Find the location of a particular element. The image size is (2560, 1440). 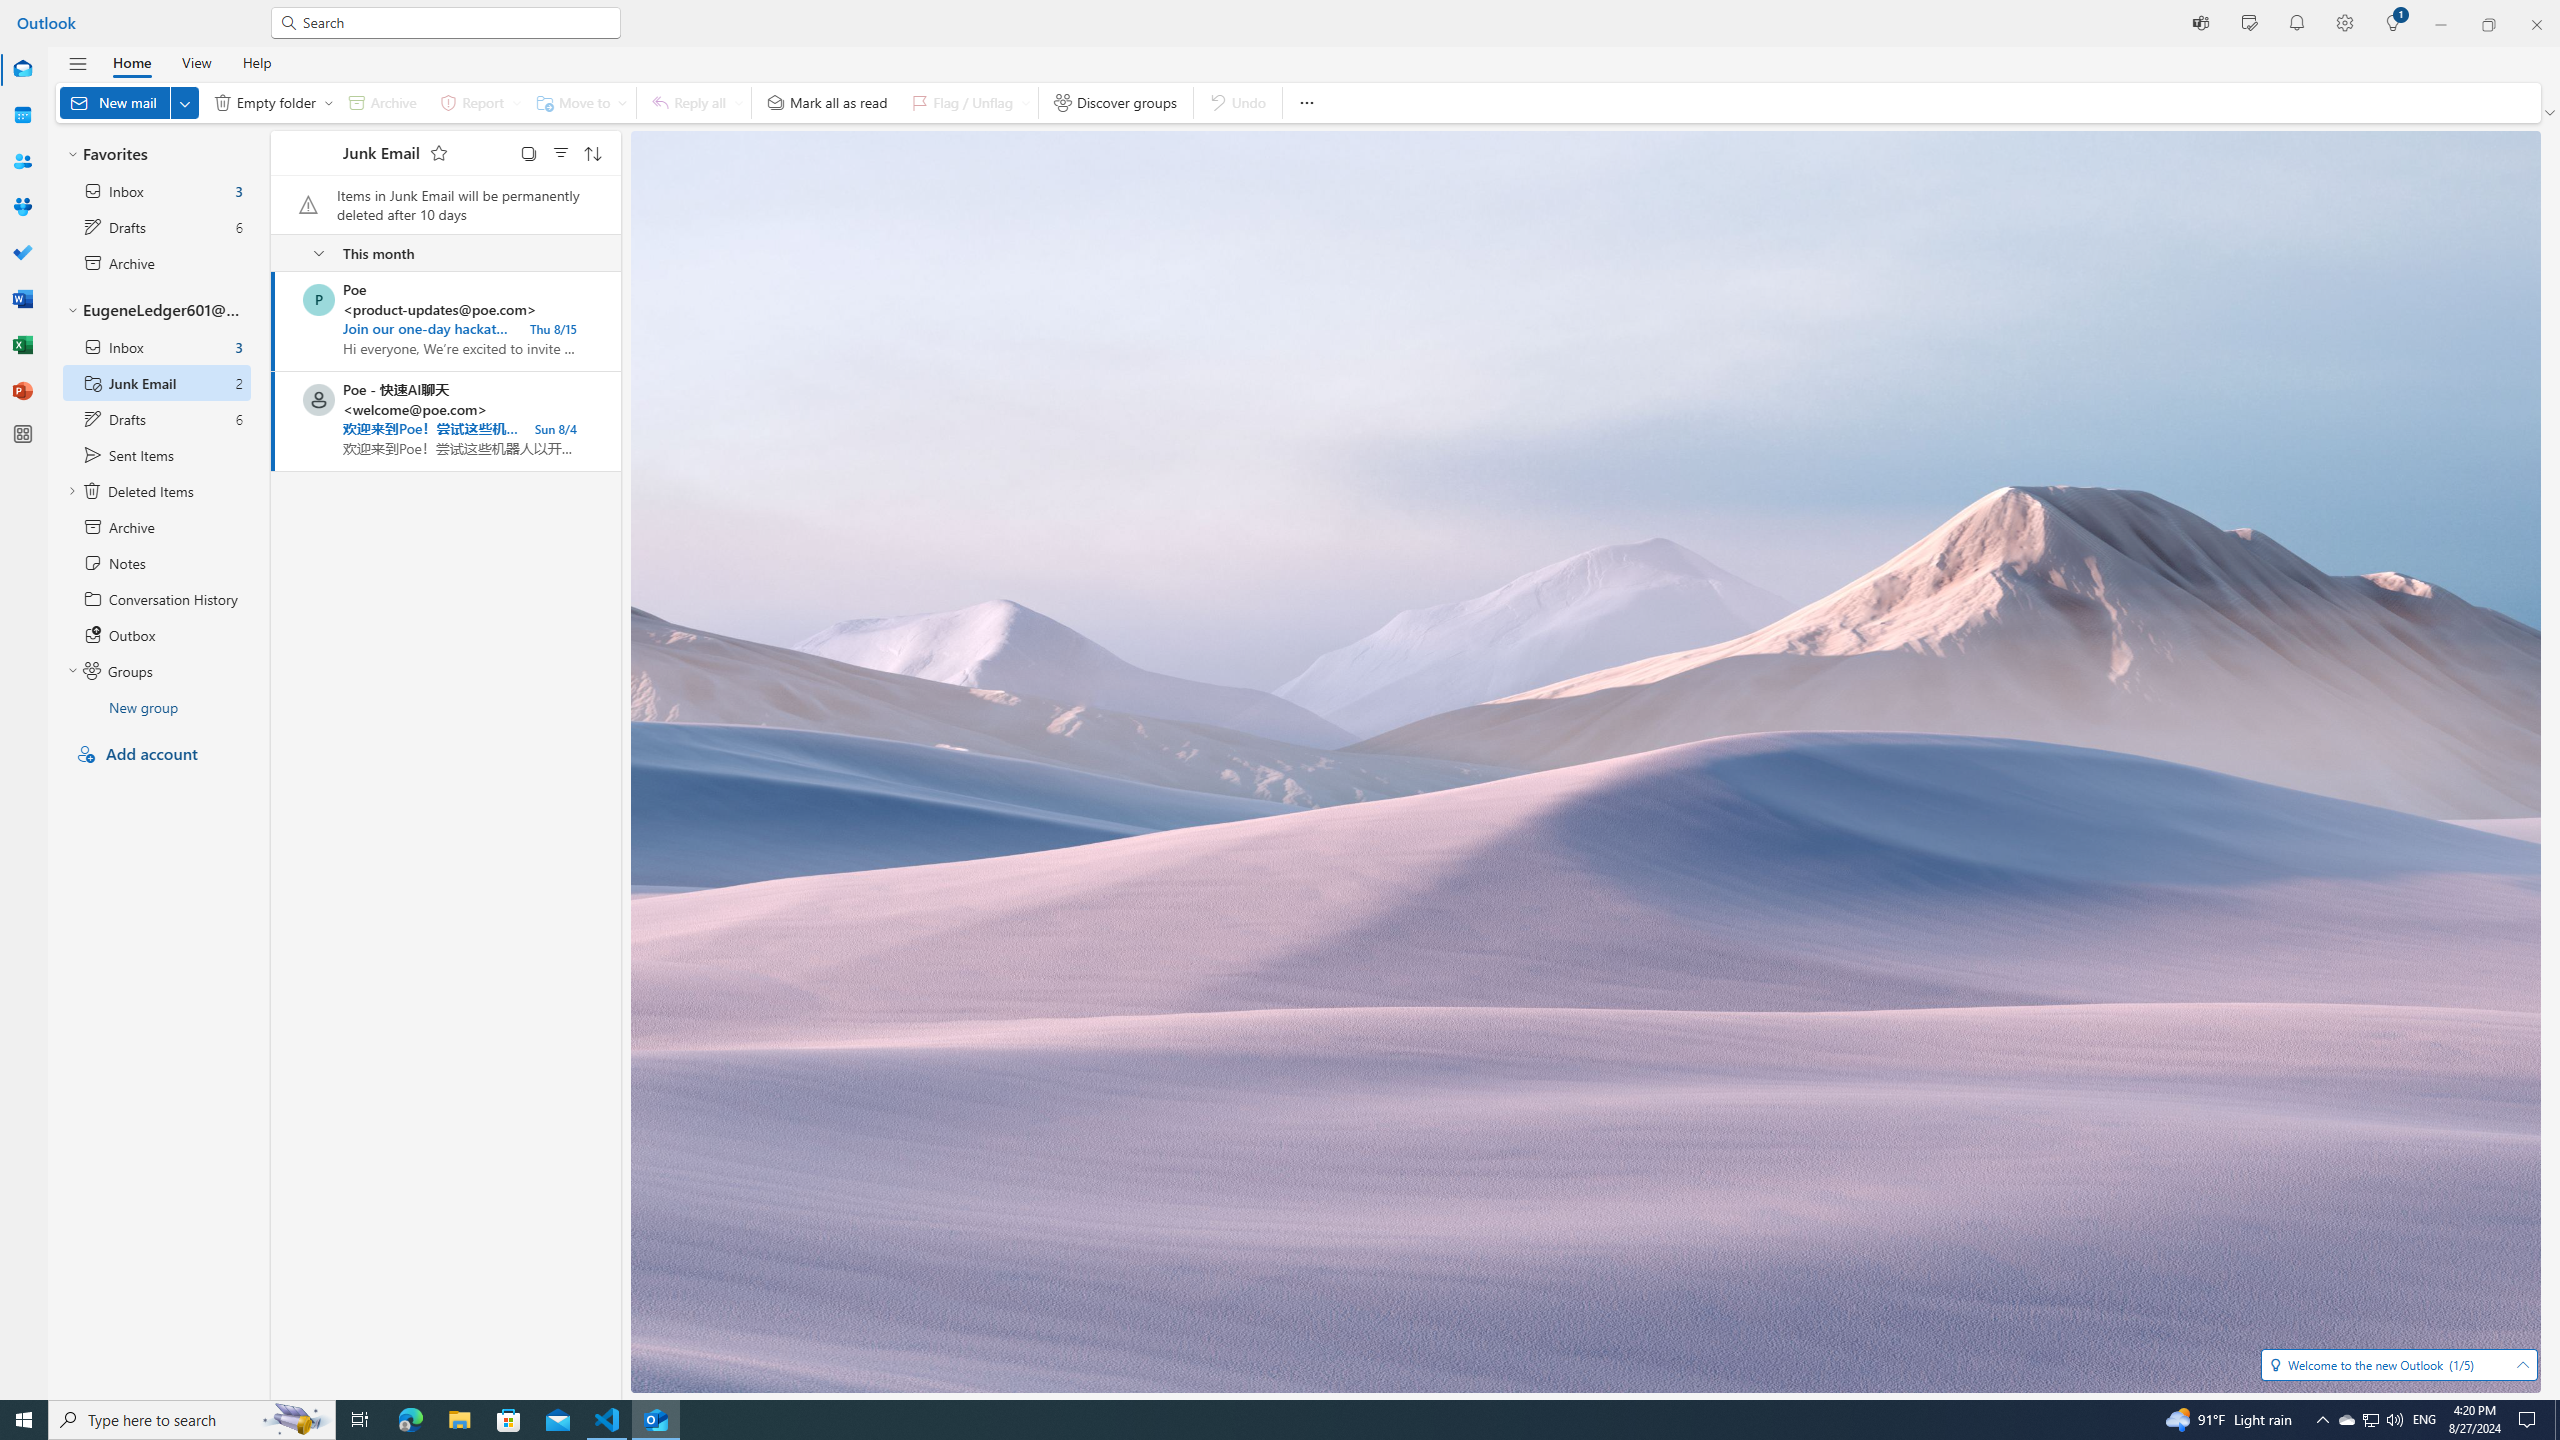

'Reply all' is located at coordinates (692, 102).